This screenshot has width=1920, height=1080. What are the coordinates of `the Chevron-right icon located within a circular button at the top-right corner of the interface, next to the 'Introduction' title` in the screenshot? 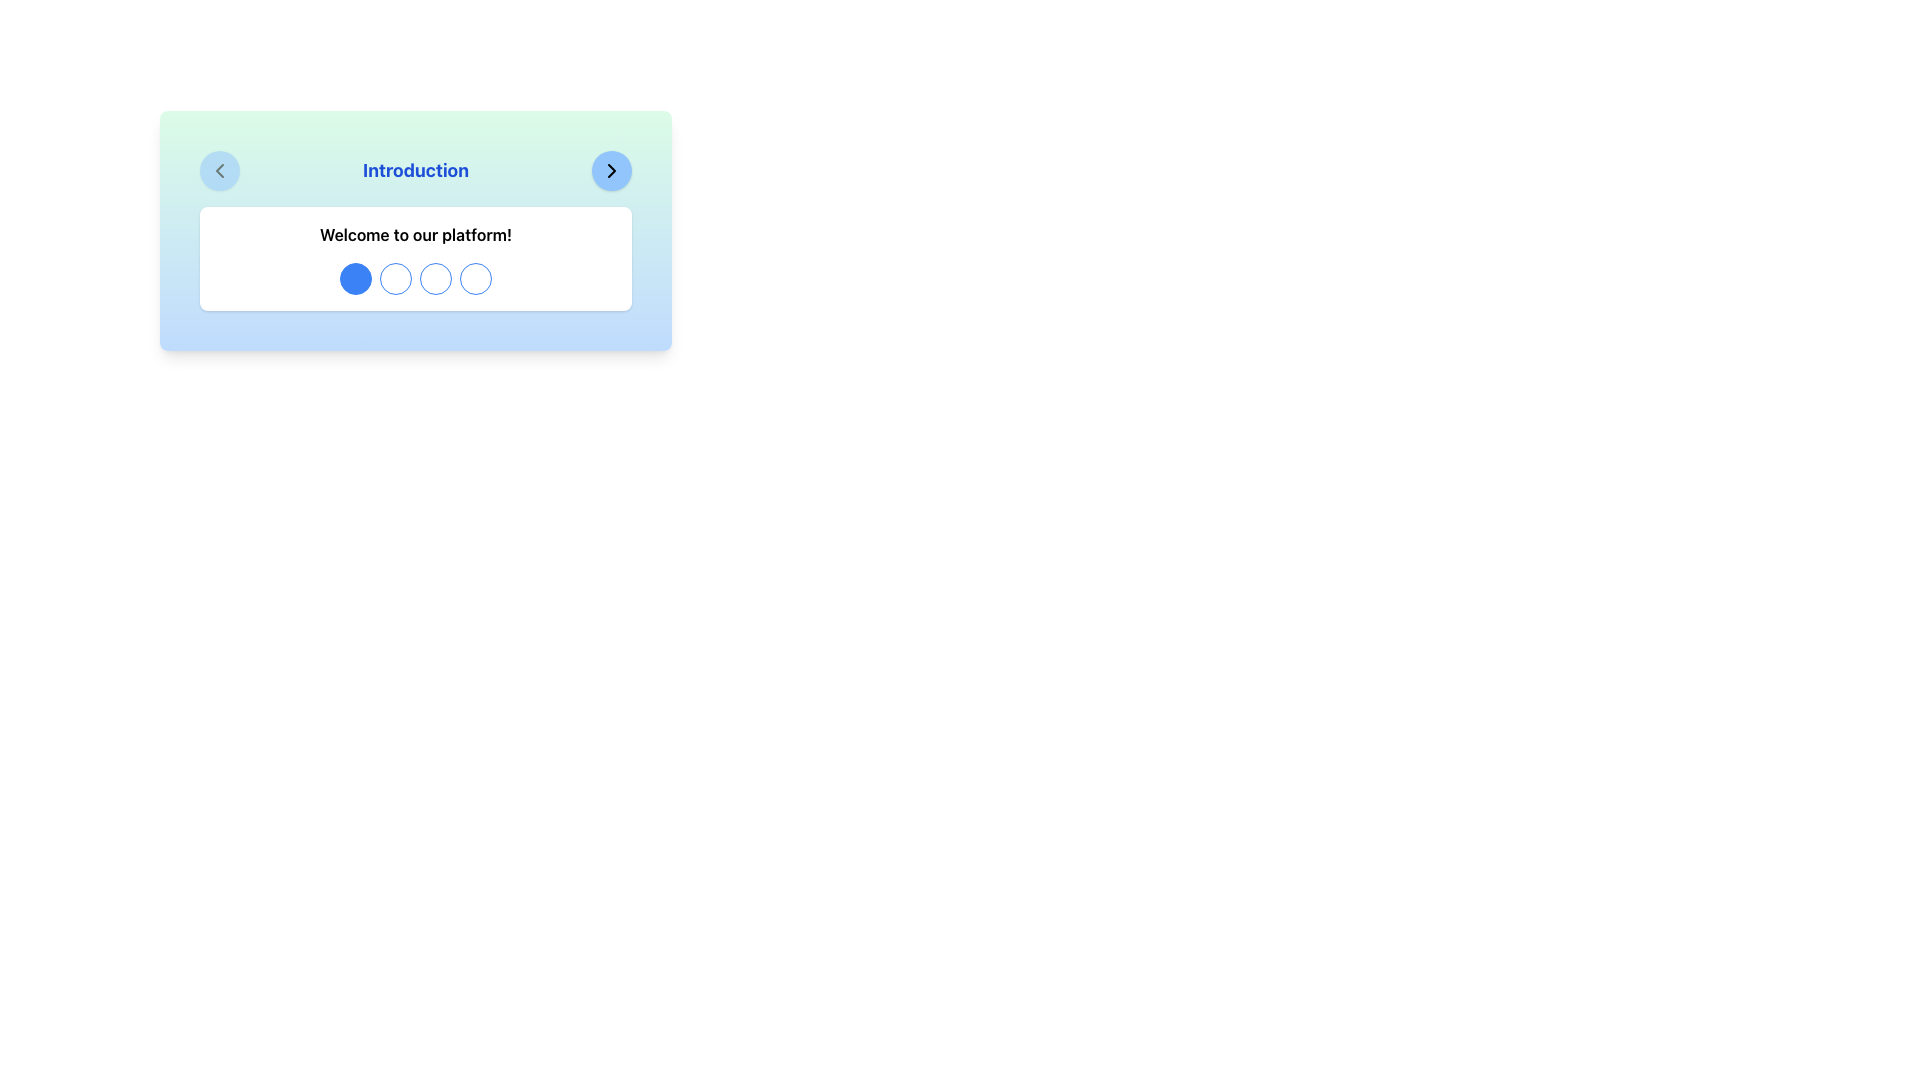 It's located at (610, 169).